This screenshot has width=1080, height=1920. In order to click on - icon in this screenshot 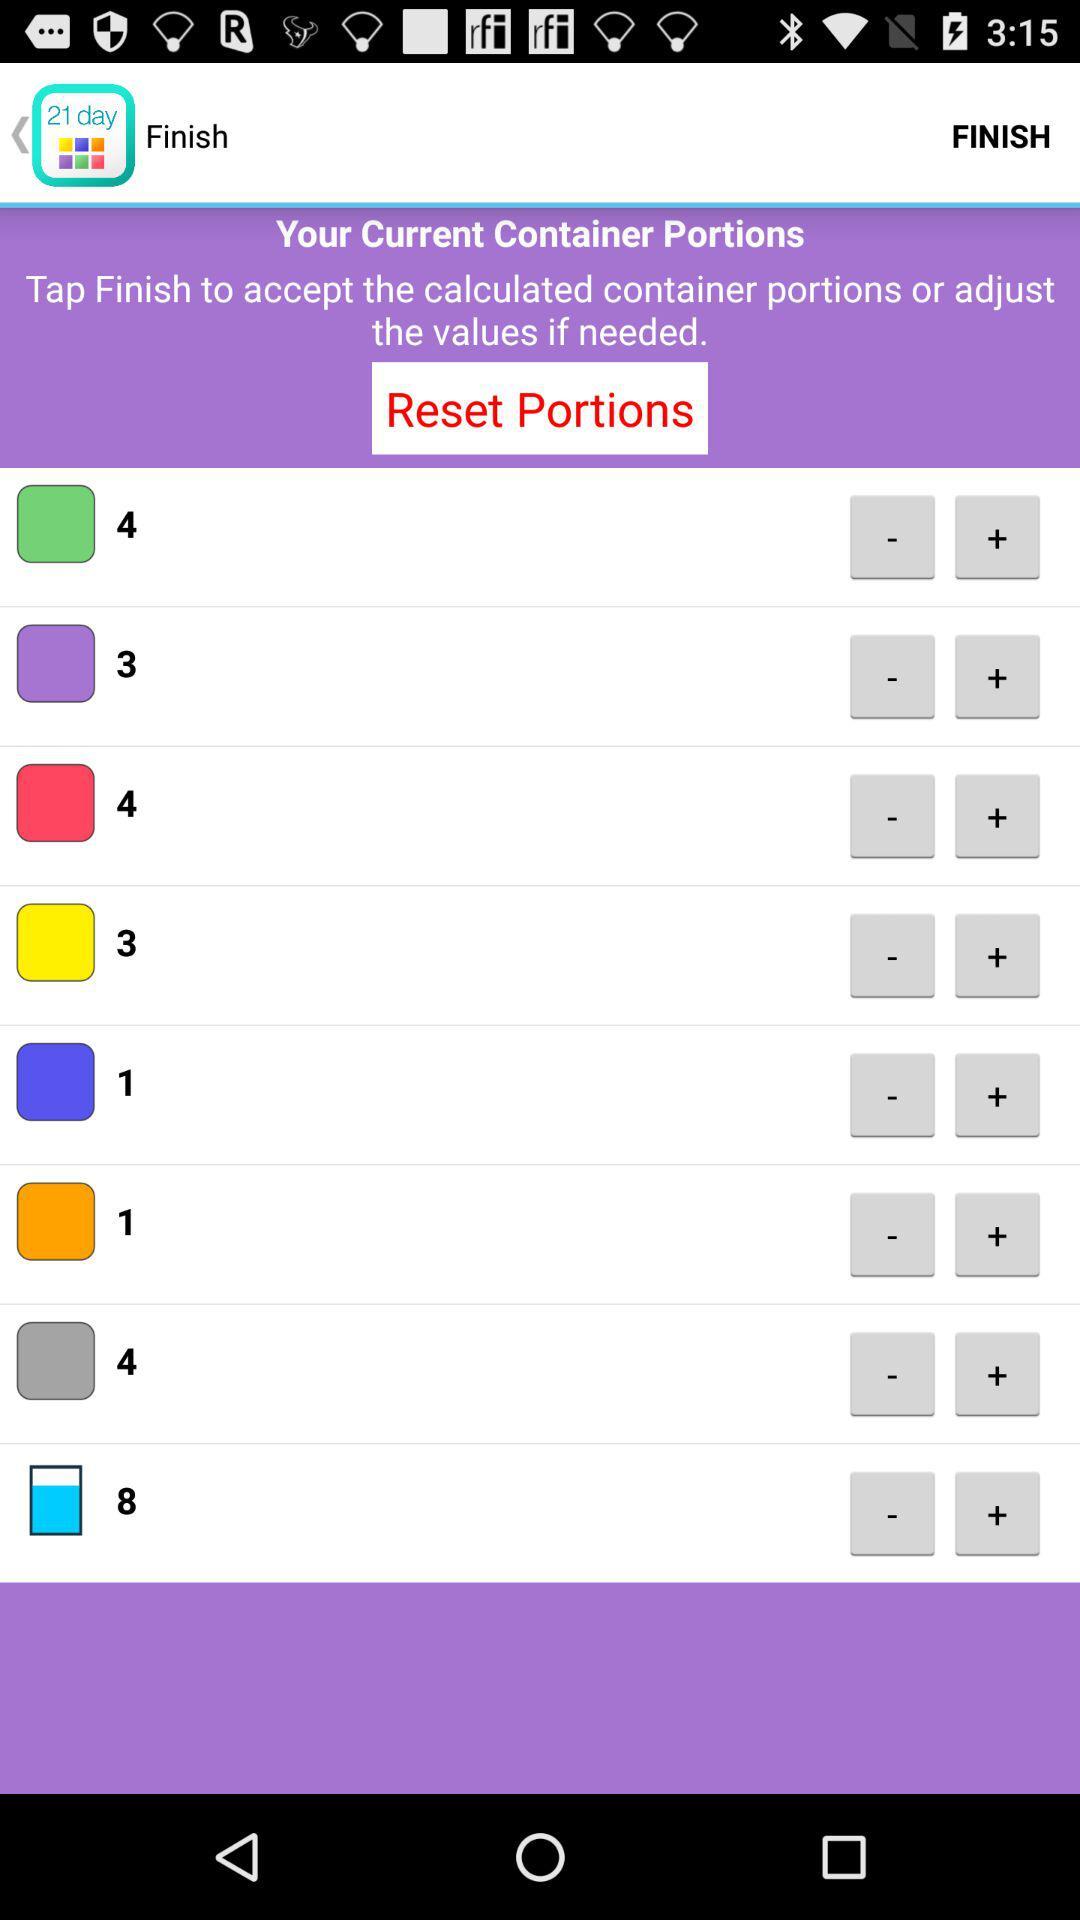, I will do `click(891, 676)`.